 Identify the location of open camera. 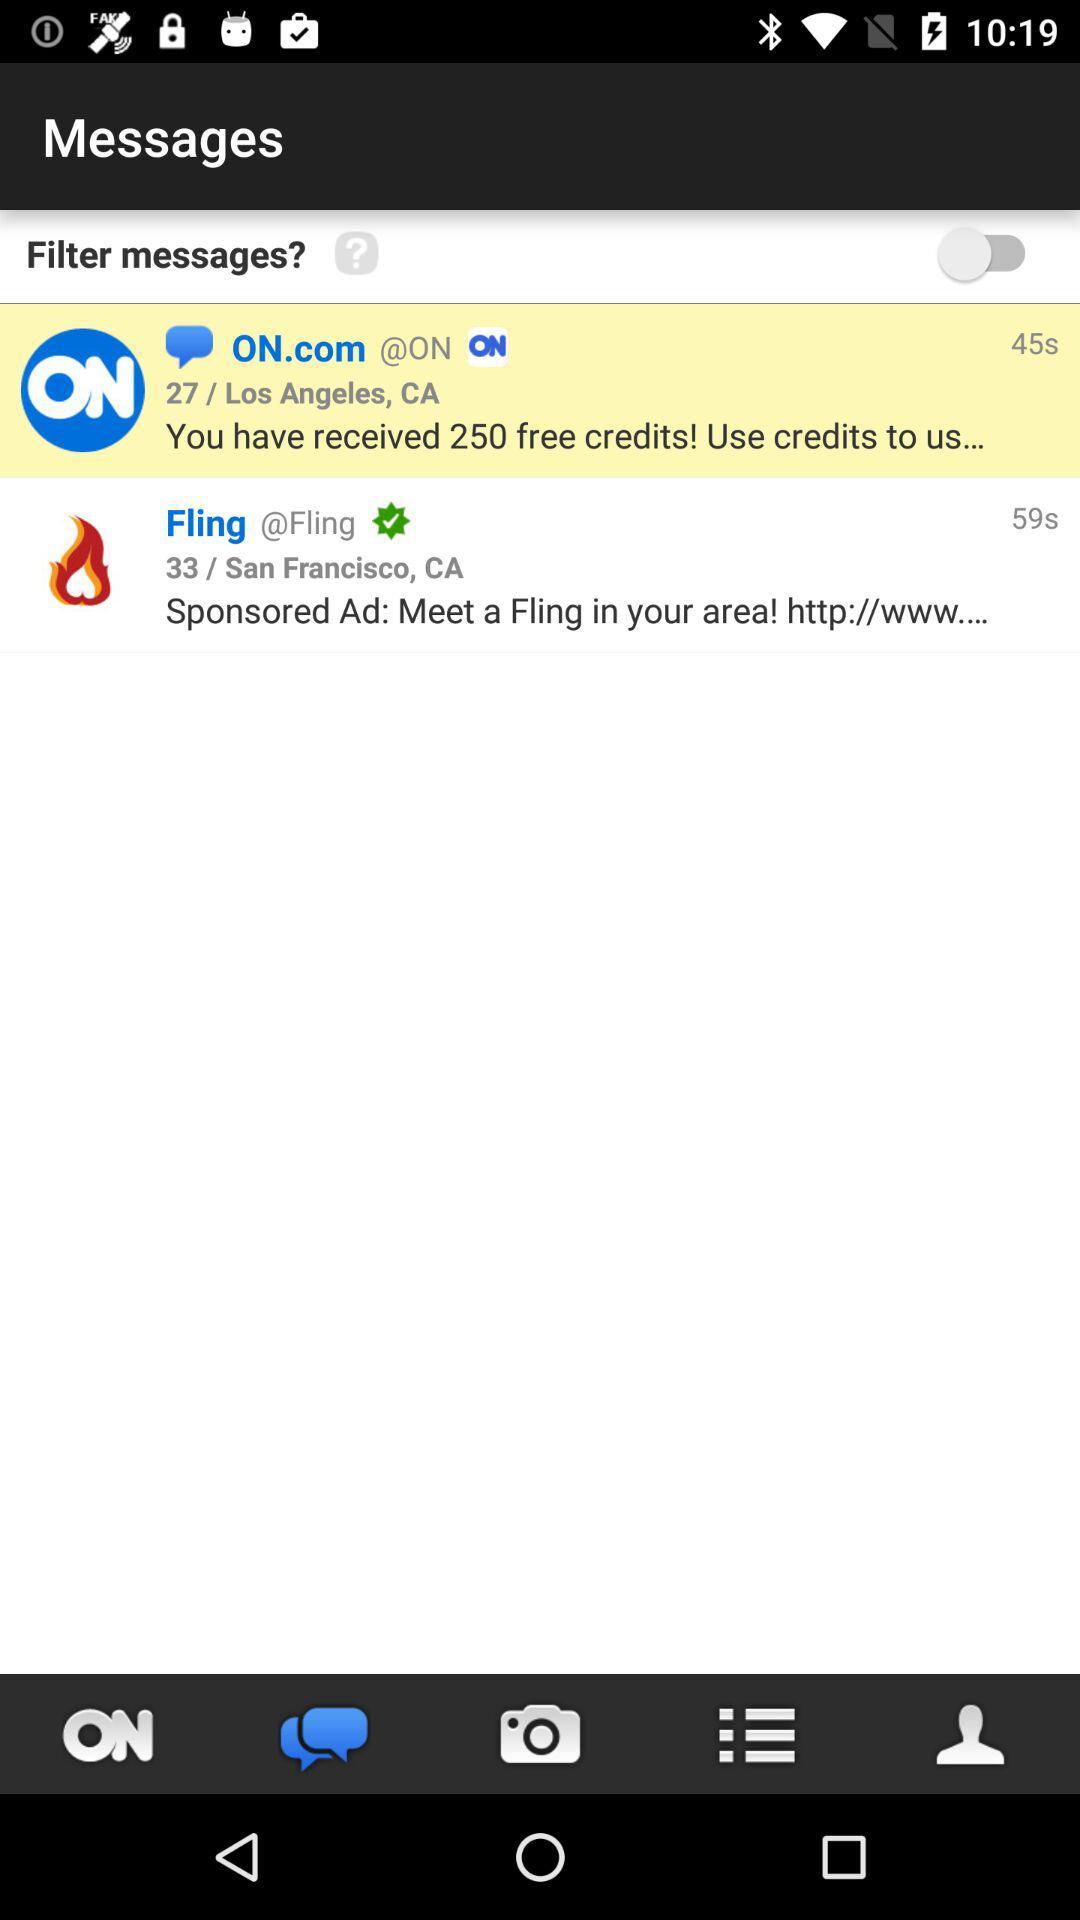
(540, 1733).